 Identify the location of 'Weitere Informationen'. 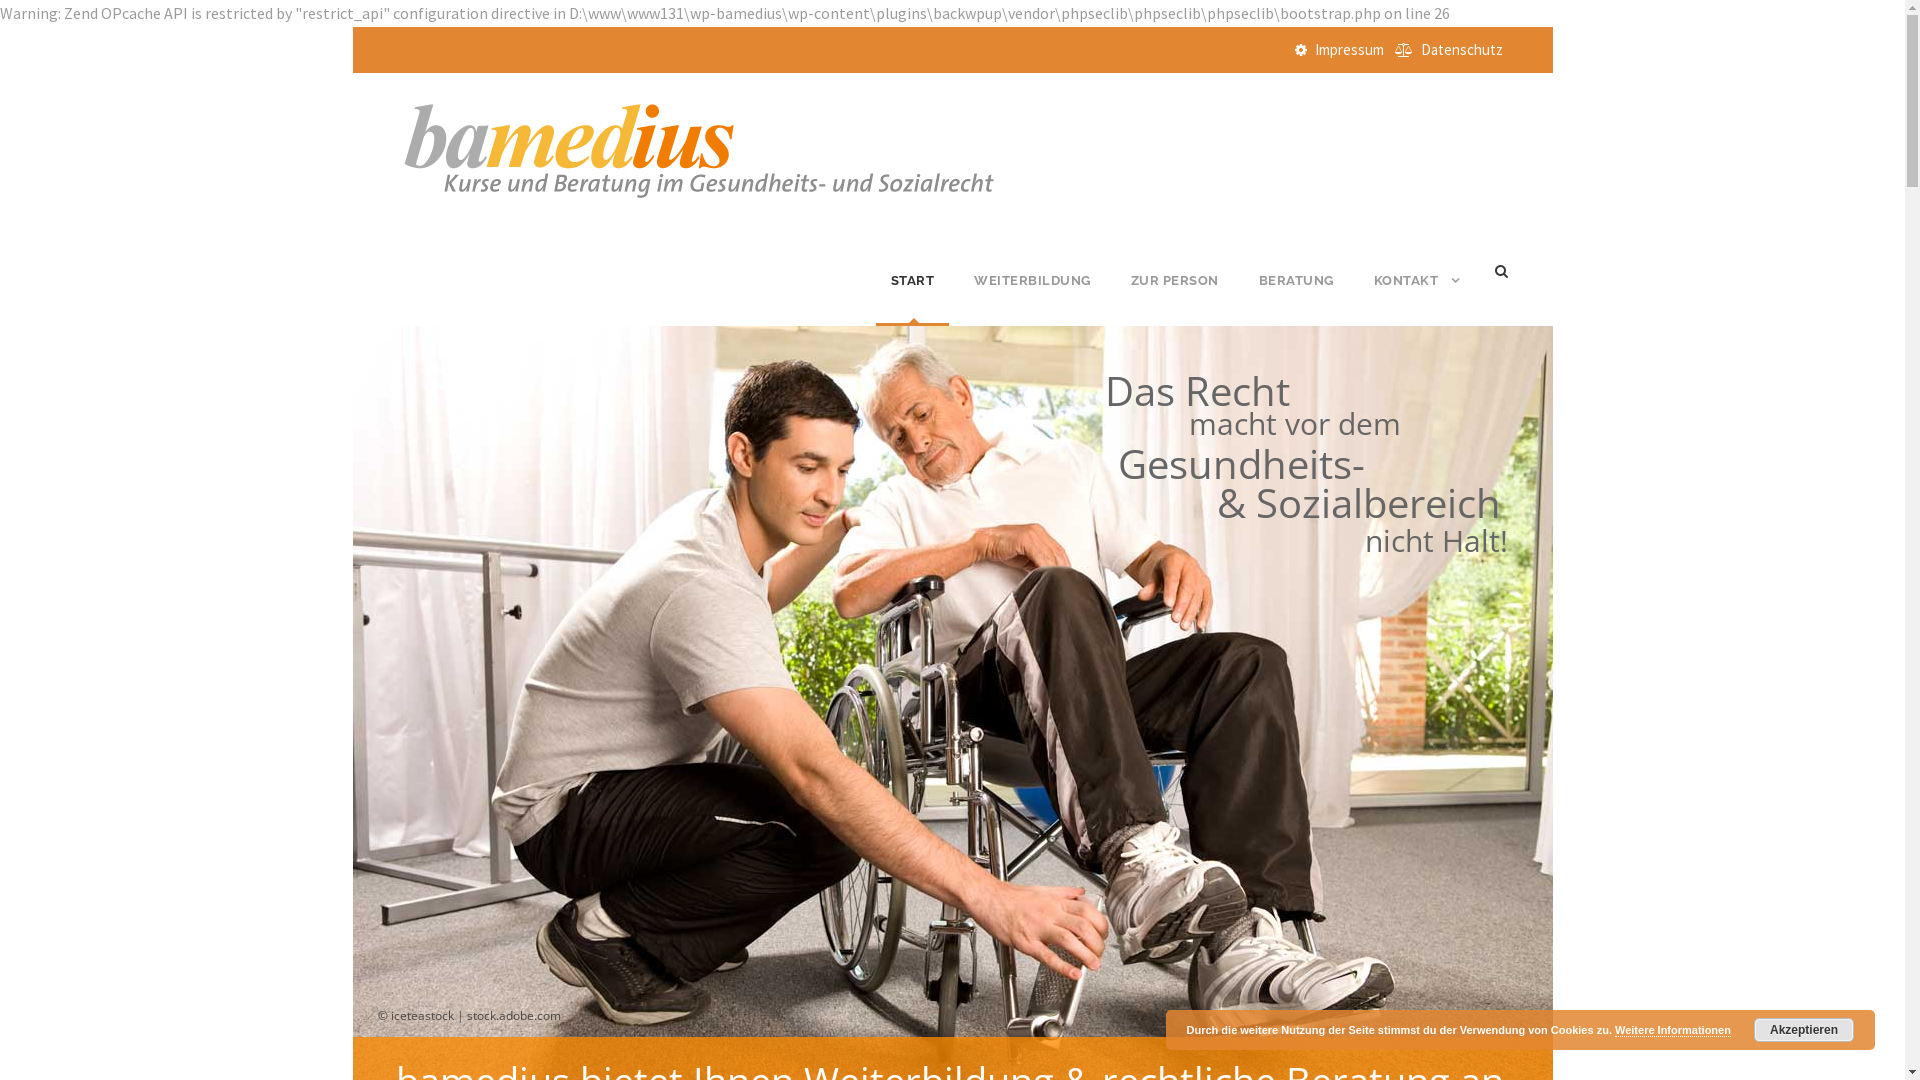
(1614, 1030).